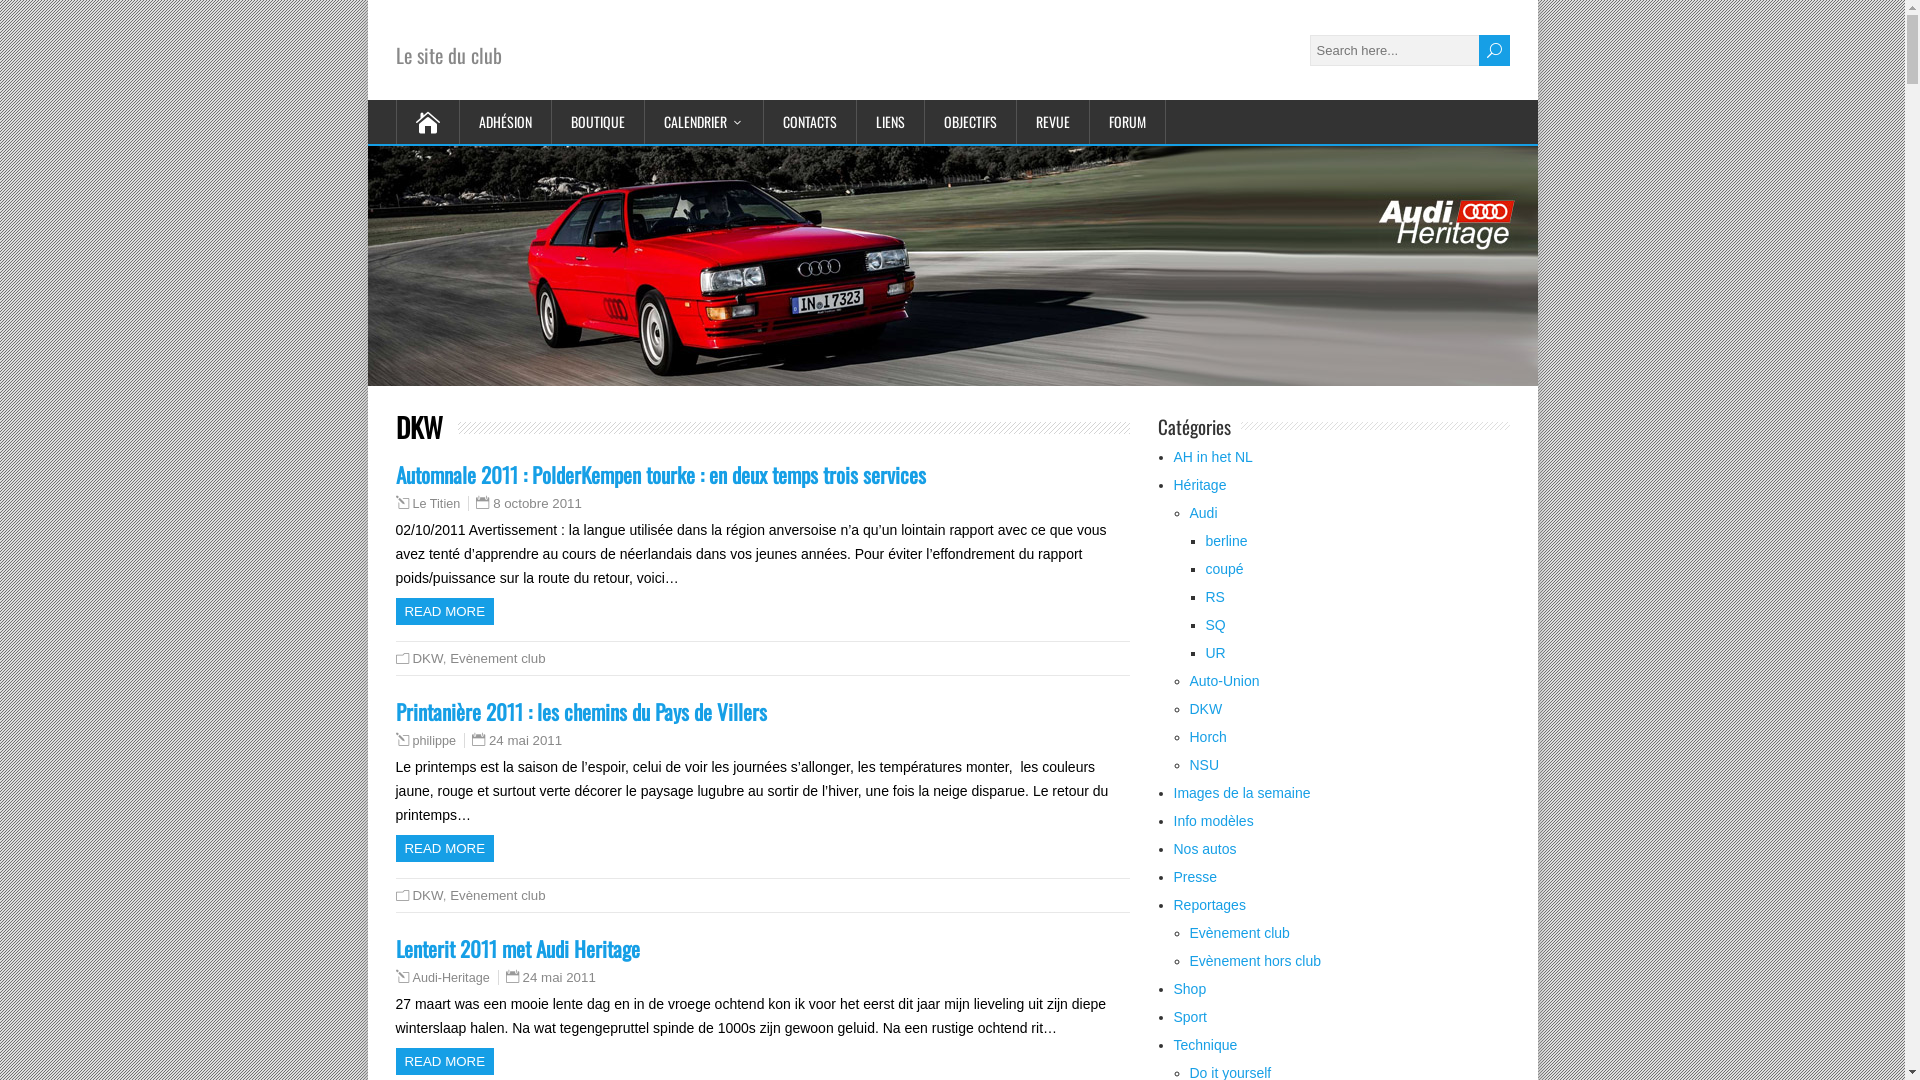 This screenshot has width=1920, height=1080. I want to click on 'philippe', so click(432, 740).